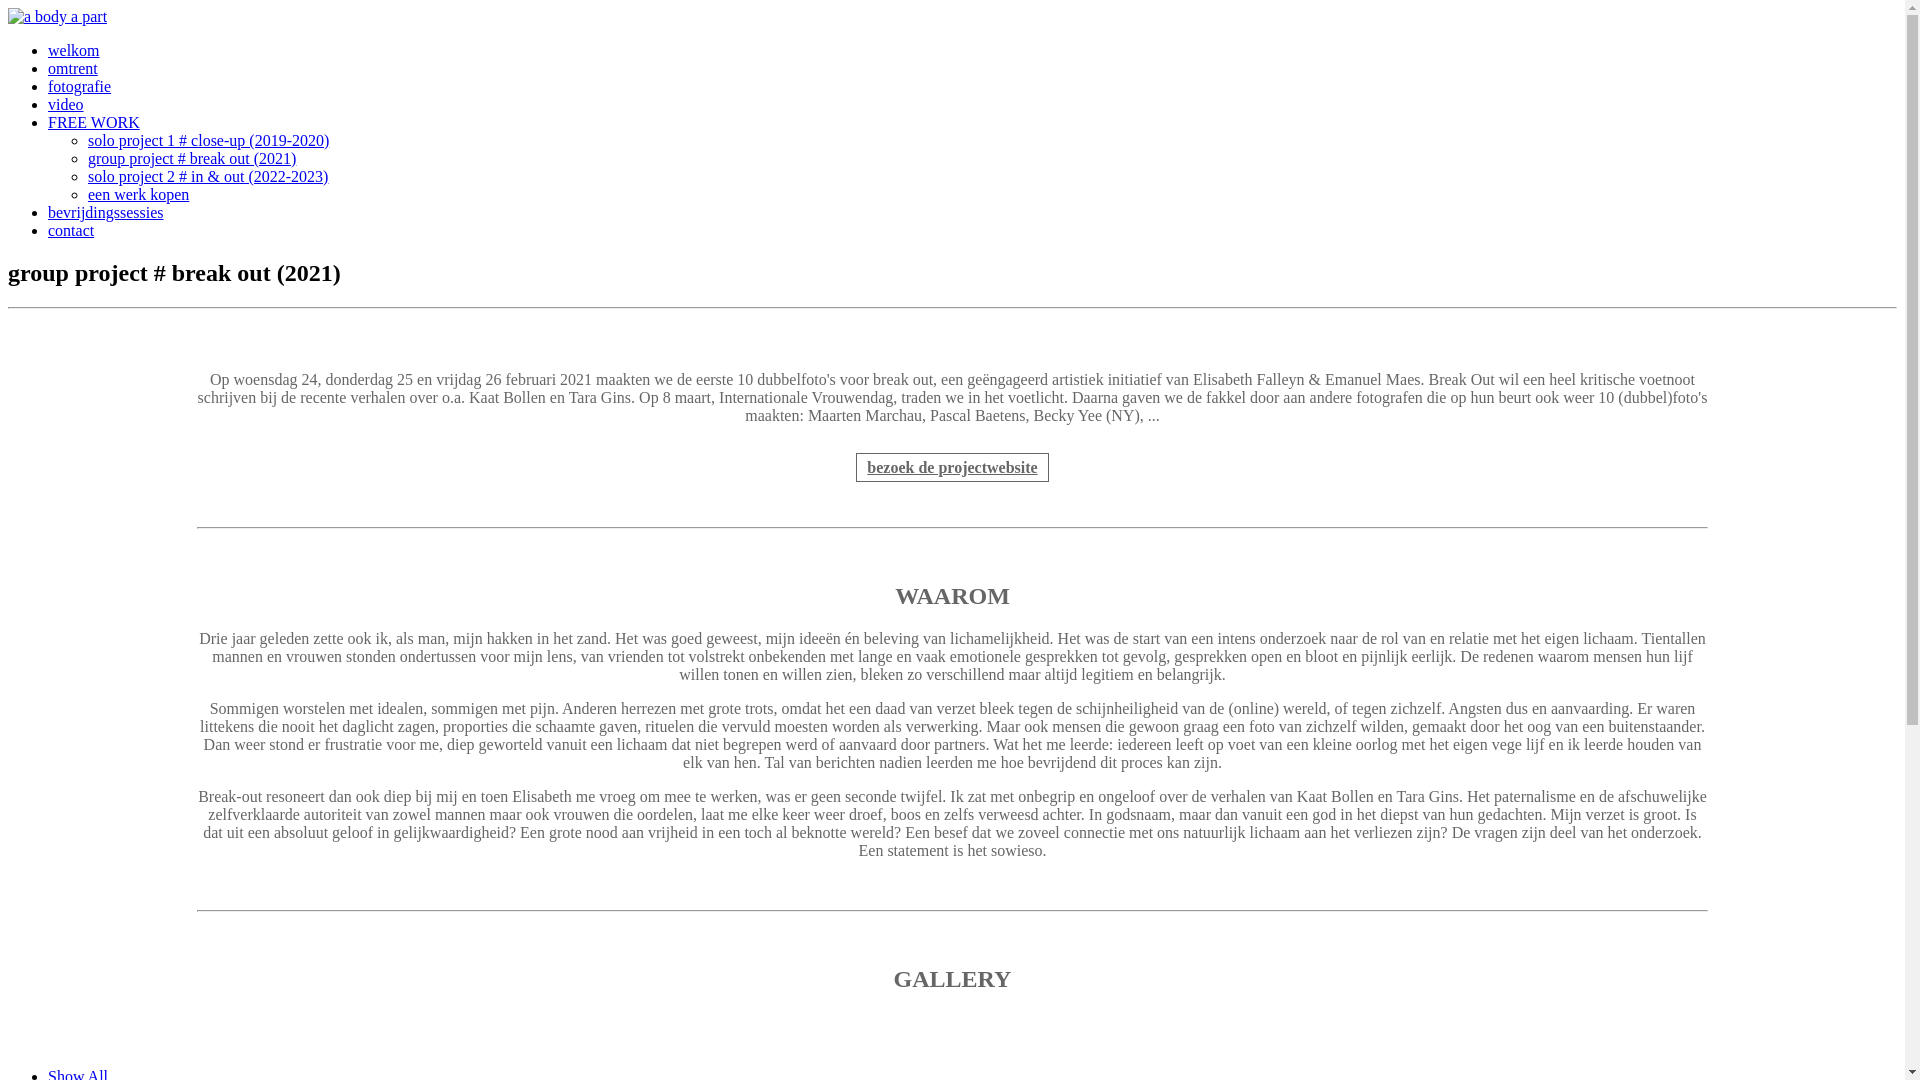 This screenshot has height=1080, width=1920. Describe the element at coordinates (71, 229) in the screenshot. I see `'contact'` at that location.